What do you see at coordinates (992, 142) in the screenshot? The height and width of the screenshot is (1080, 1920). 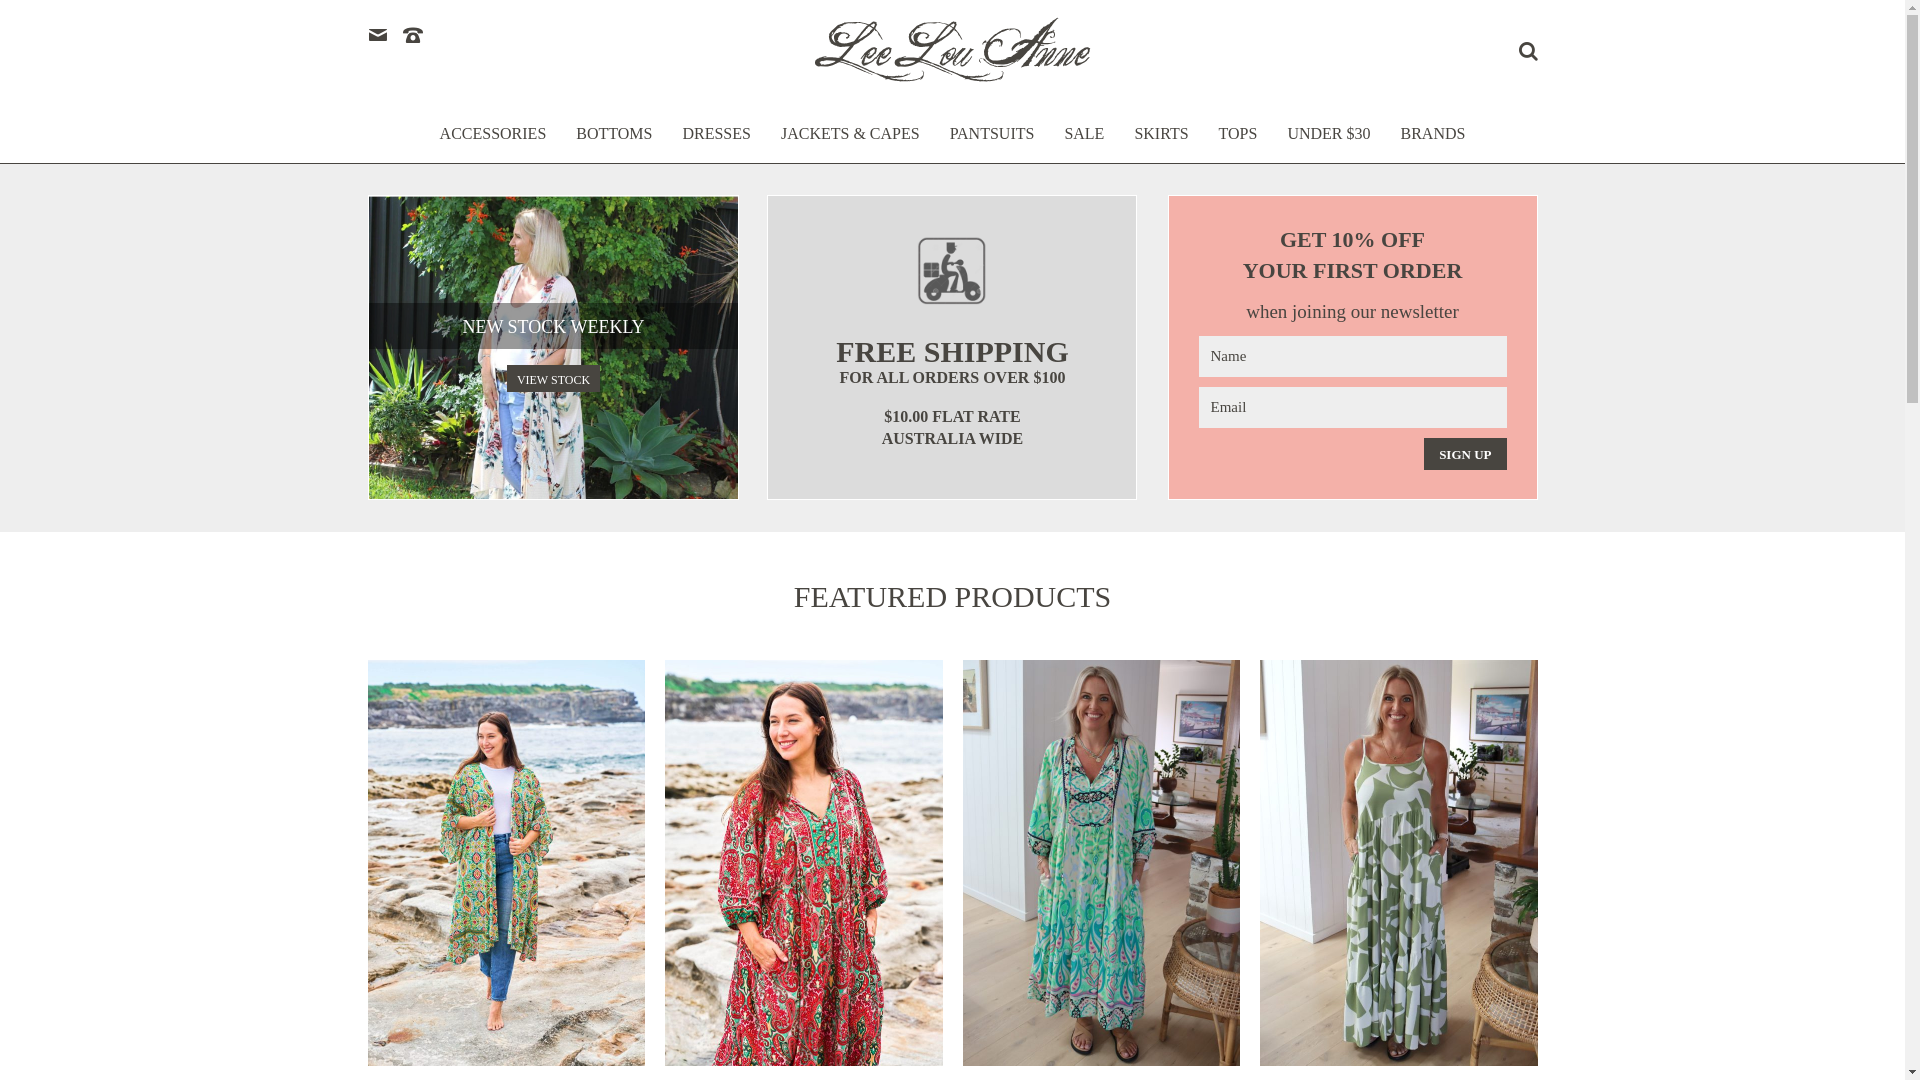 I see `'PANTSUITS'` at bounding box center [992, 142].